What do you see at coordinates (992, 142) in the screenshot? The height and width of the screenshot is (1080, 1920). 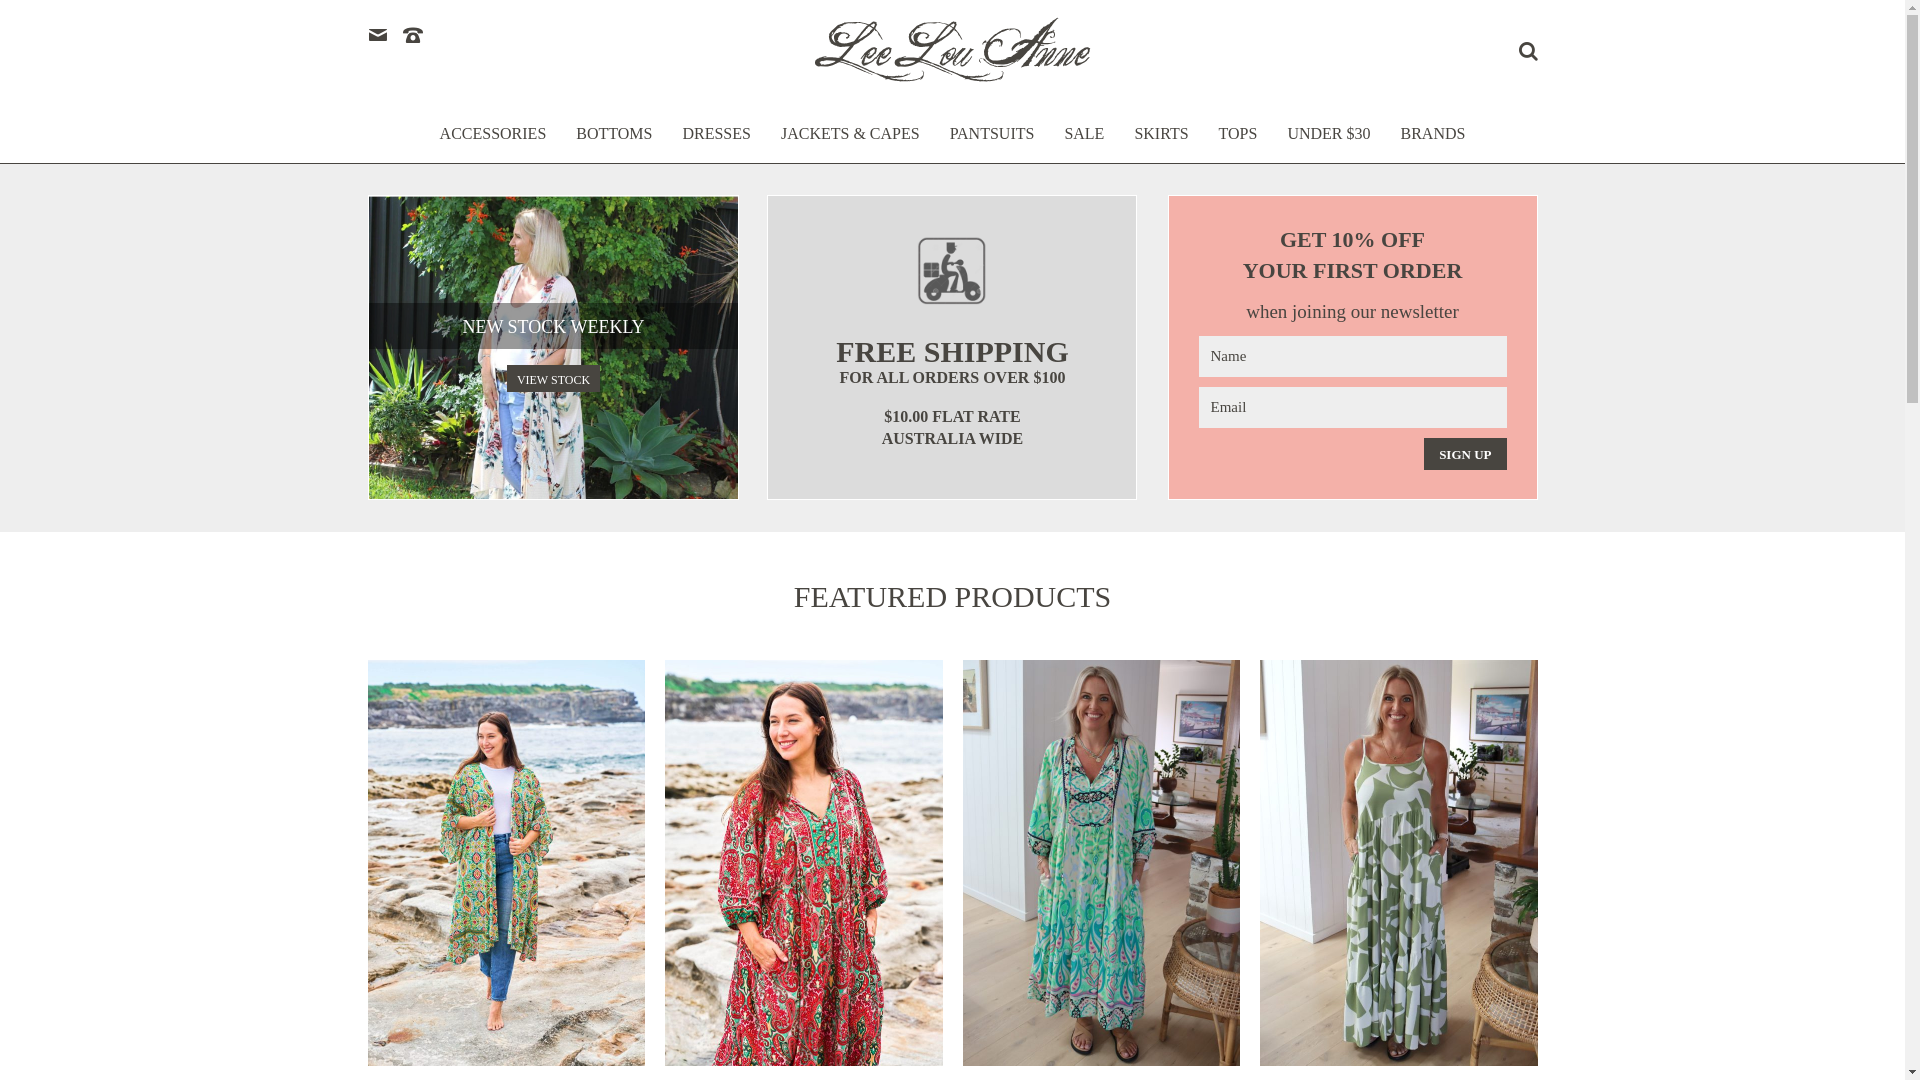 I see `'PANTSUITS'` at bounding box center [992, 142].